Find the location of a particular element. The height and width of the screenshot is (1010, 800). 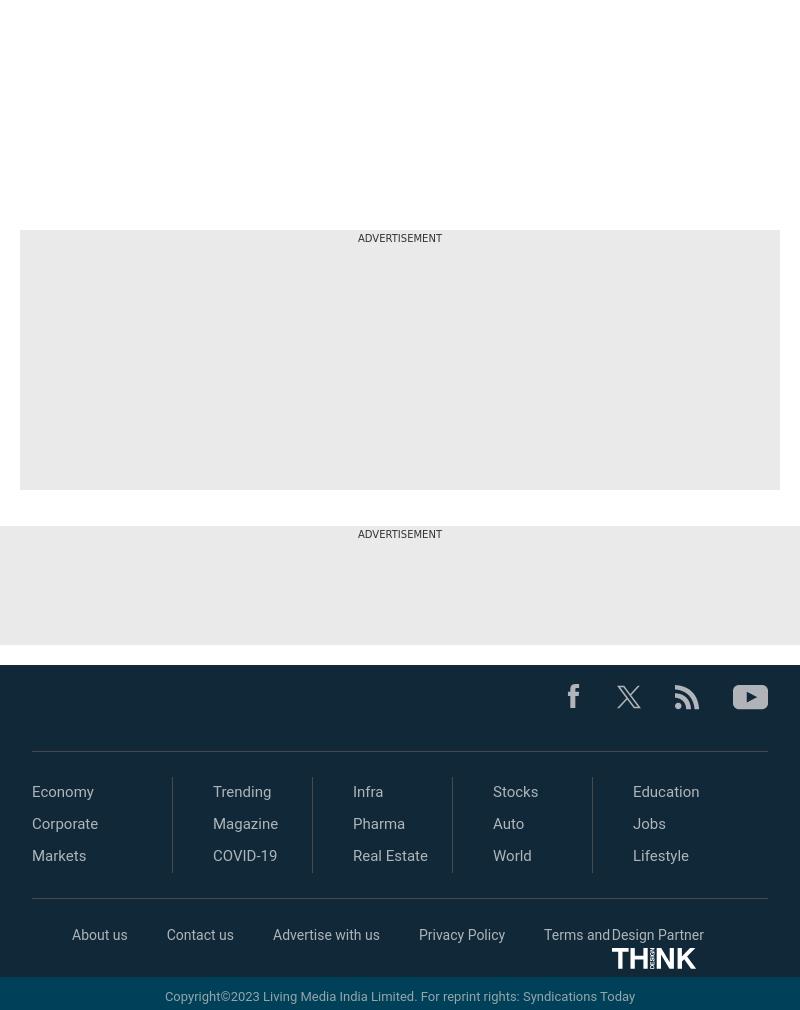

'Infra' is located at coordinates (367, 792).